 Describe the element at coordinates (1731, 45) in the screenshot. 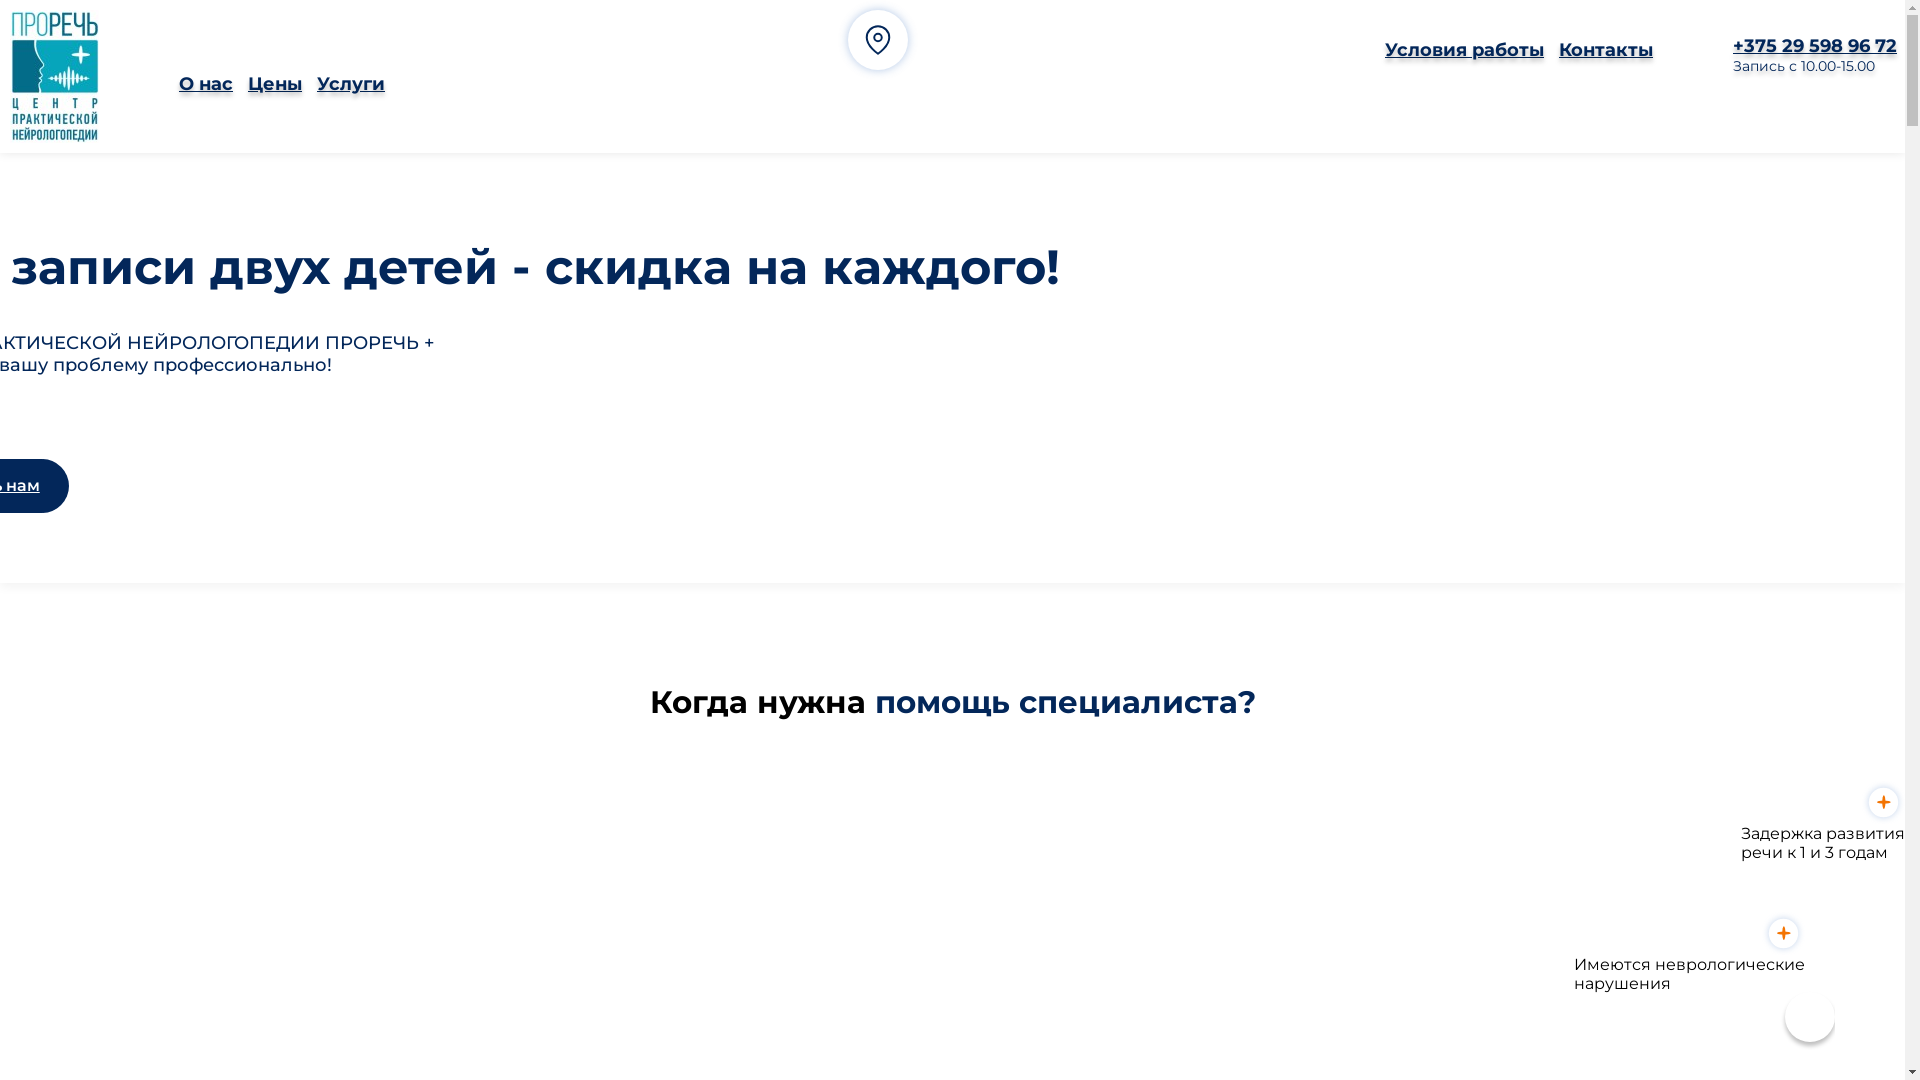

I see `'+375 29 598 96 72'` at that location.